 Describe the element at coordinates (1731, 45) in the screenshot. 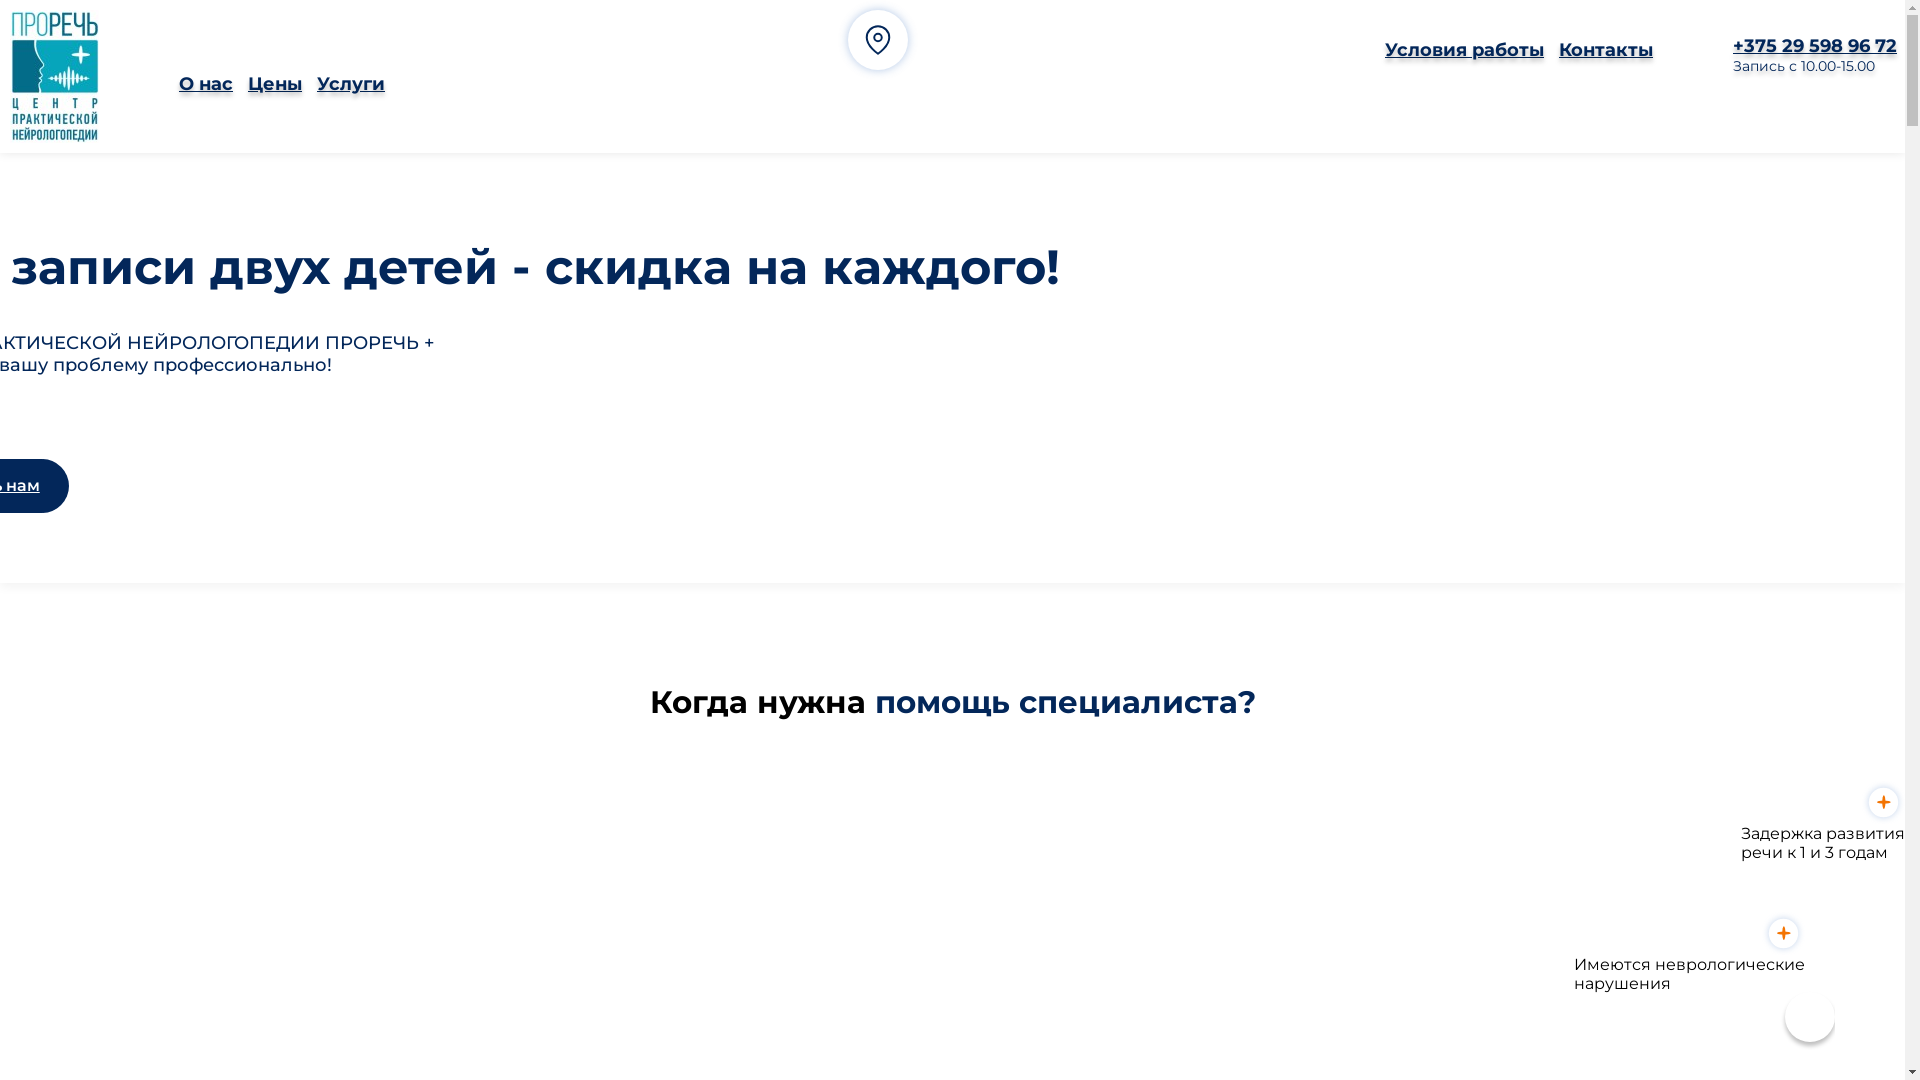

I see `'+375 29 598 96 72'` at that location.